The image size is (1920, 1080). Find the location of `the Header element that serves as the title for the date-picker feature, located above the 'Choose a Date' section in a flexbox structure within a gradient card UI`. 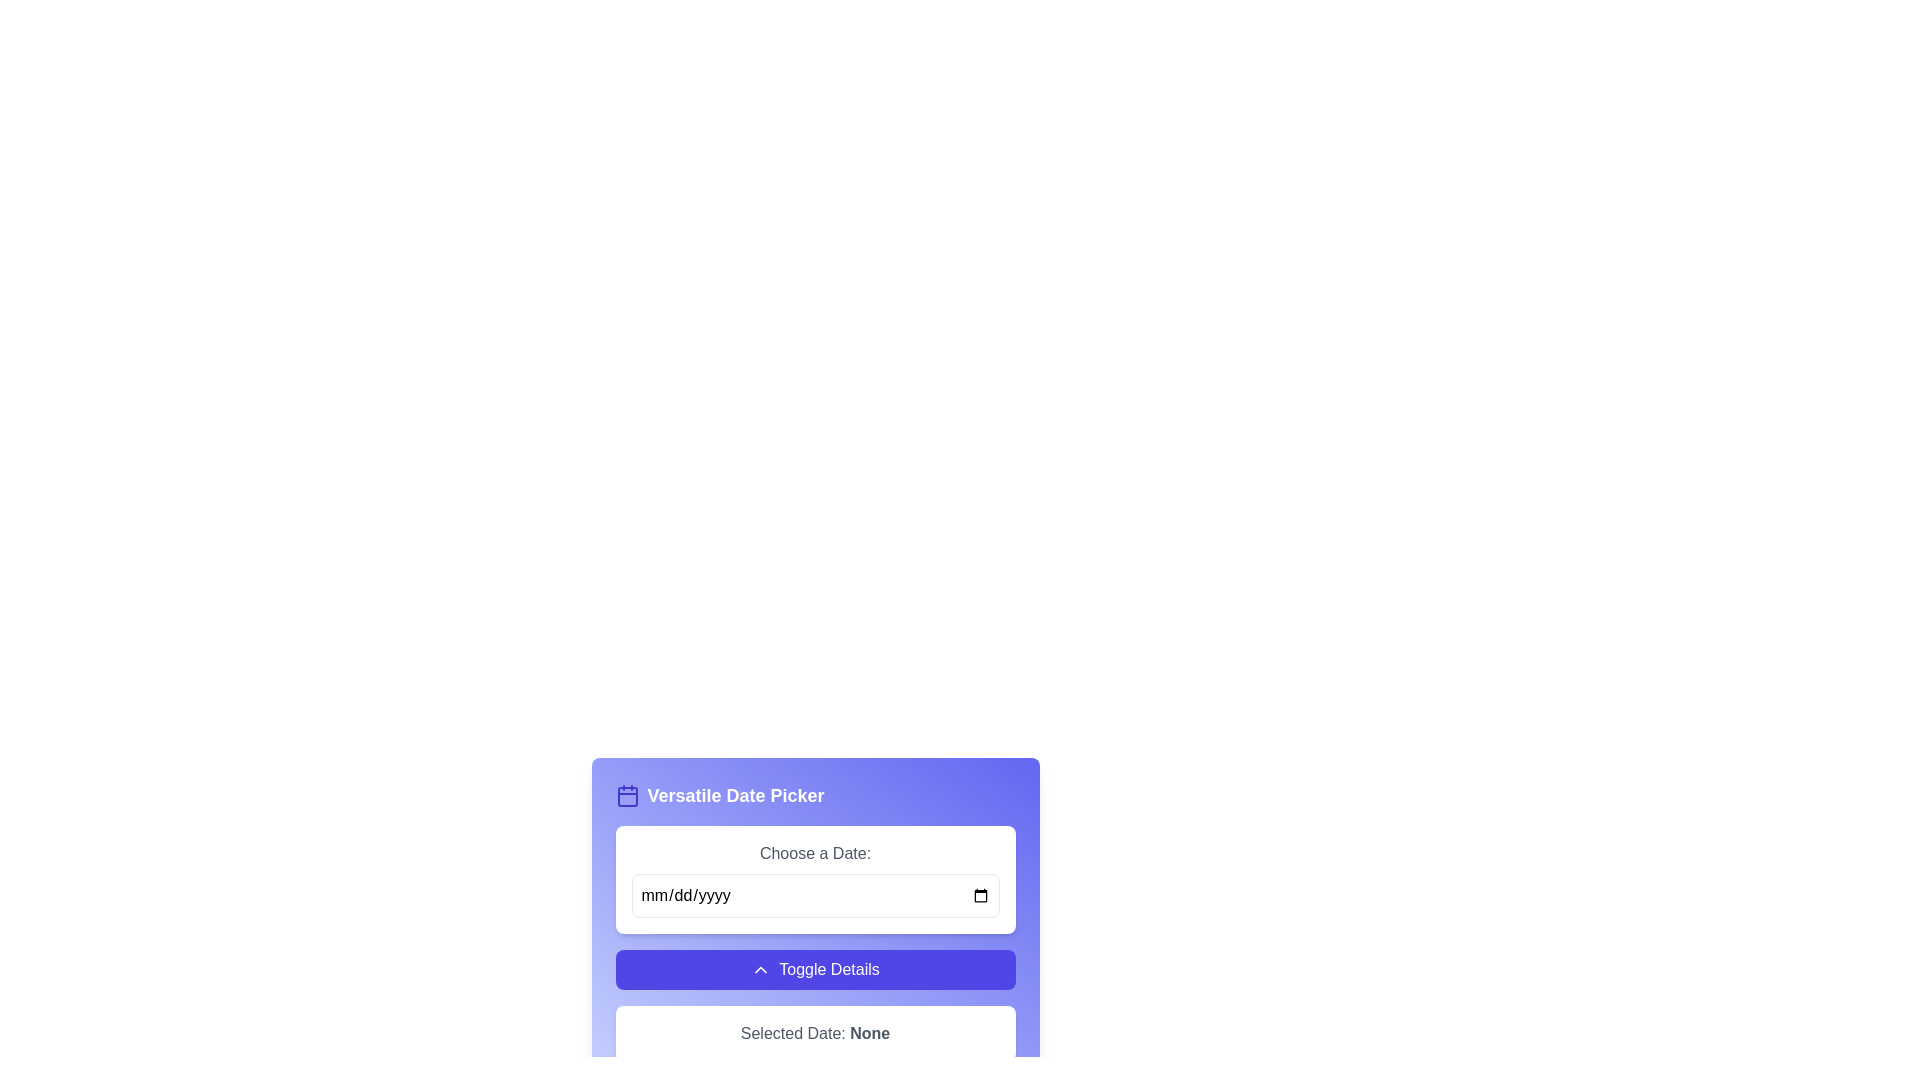

the Header element that serves as the title for the date-picker feature, located above the 'Choose a Date' section in a flexbox structure within a gradient card UI is located at coordinates (815, 794).